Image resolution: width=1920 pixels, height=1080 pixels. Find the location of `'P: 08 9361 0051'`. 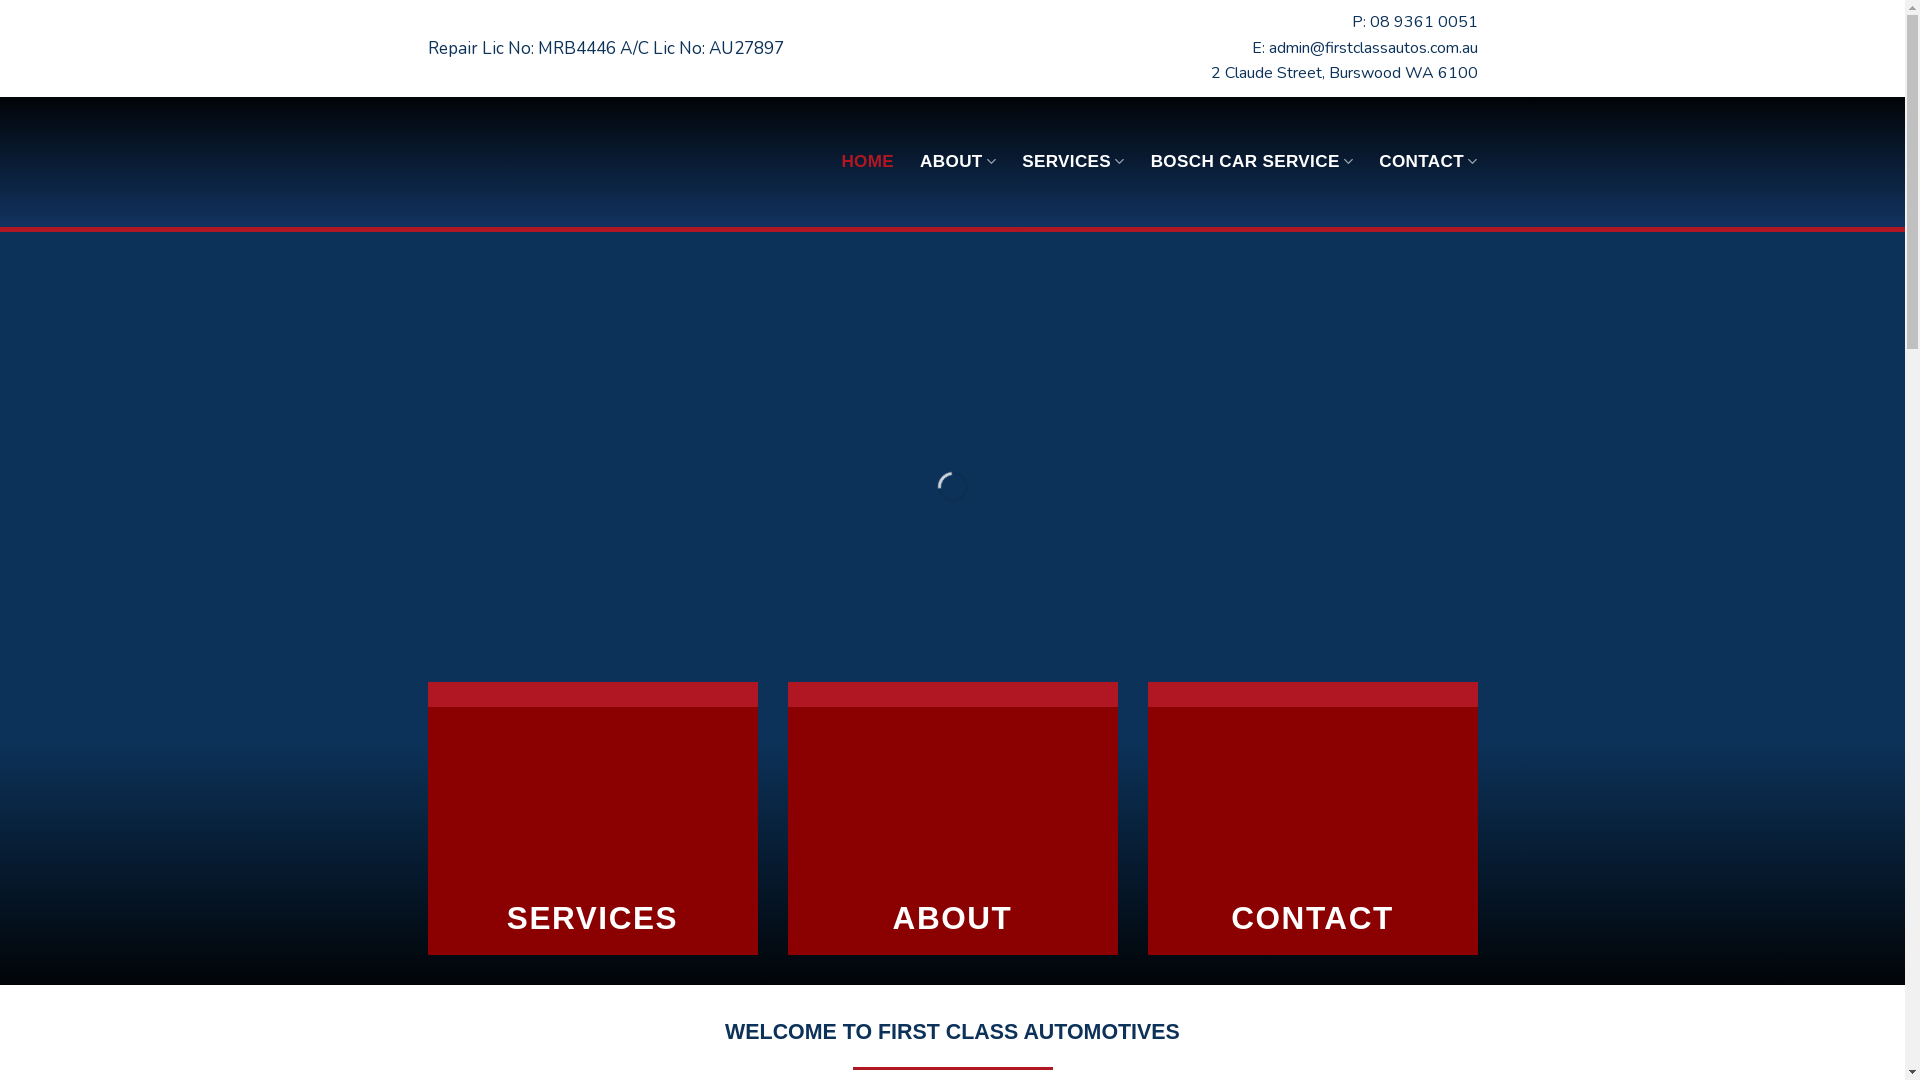

'P: 08 9361 0051' is located at coordinates (1352, 22).